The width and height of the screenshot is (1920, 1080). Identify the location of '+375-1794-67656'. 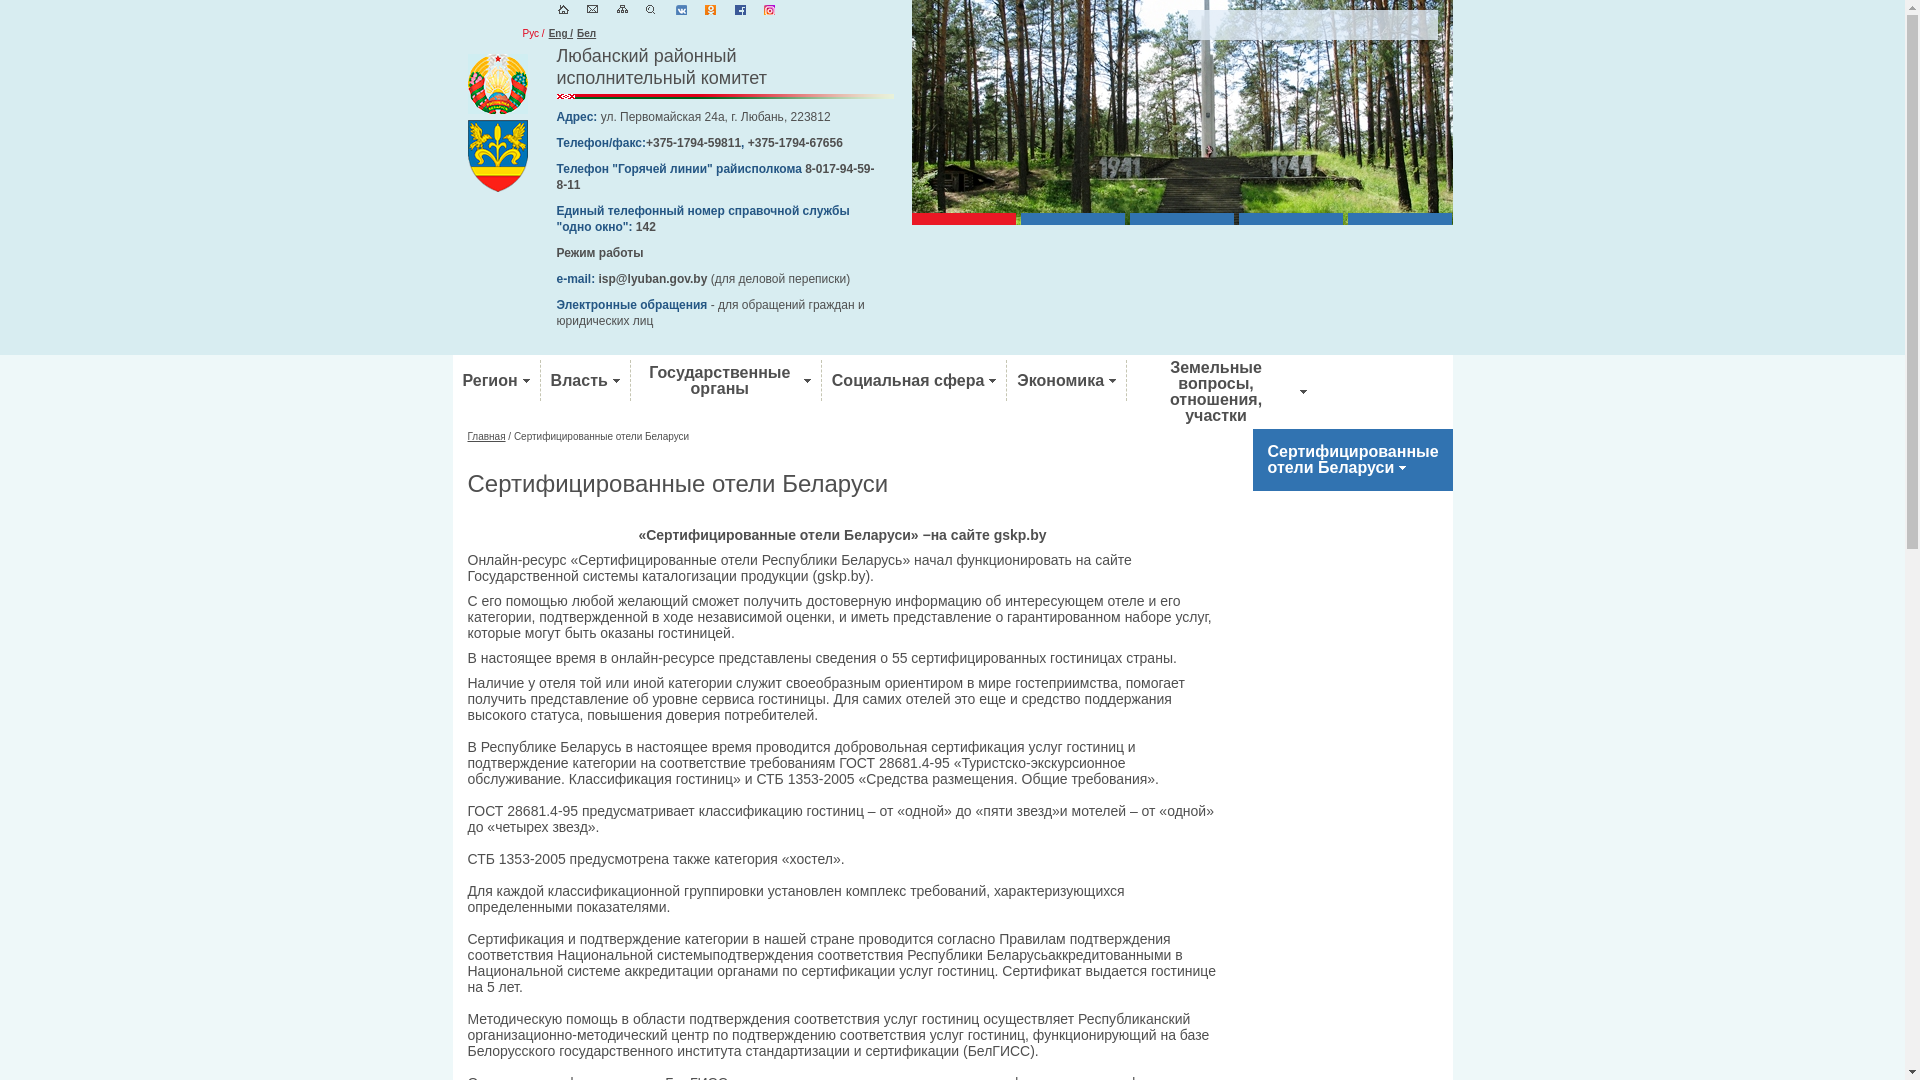
(794, 141).